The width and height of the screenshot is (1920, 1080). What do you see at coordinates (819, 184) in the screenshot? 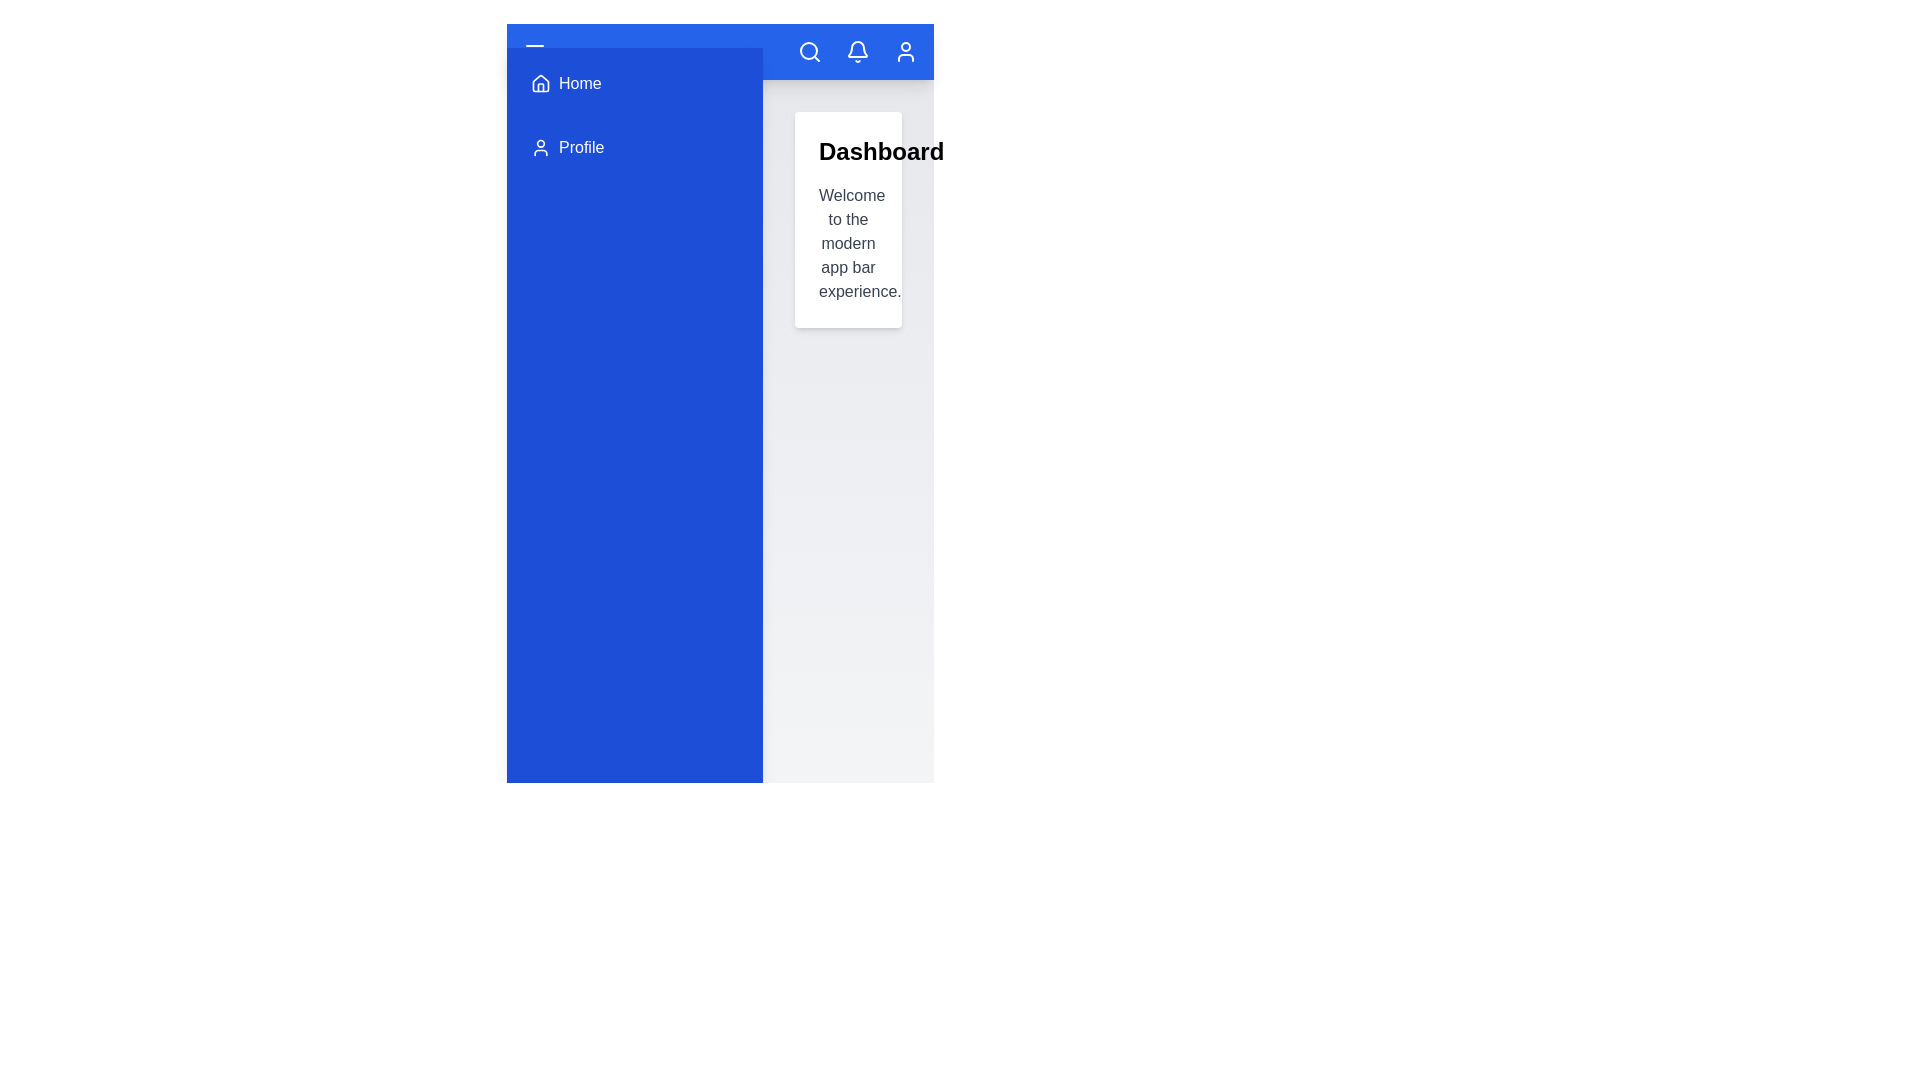
I see `the text 'Welcome to the modern app bar experience.' in the dashboard content` at bounding box center [819, 184].